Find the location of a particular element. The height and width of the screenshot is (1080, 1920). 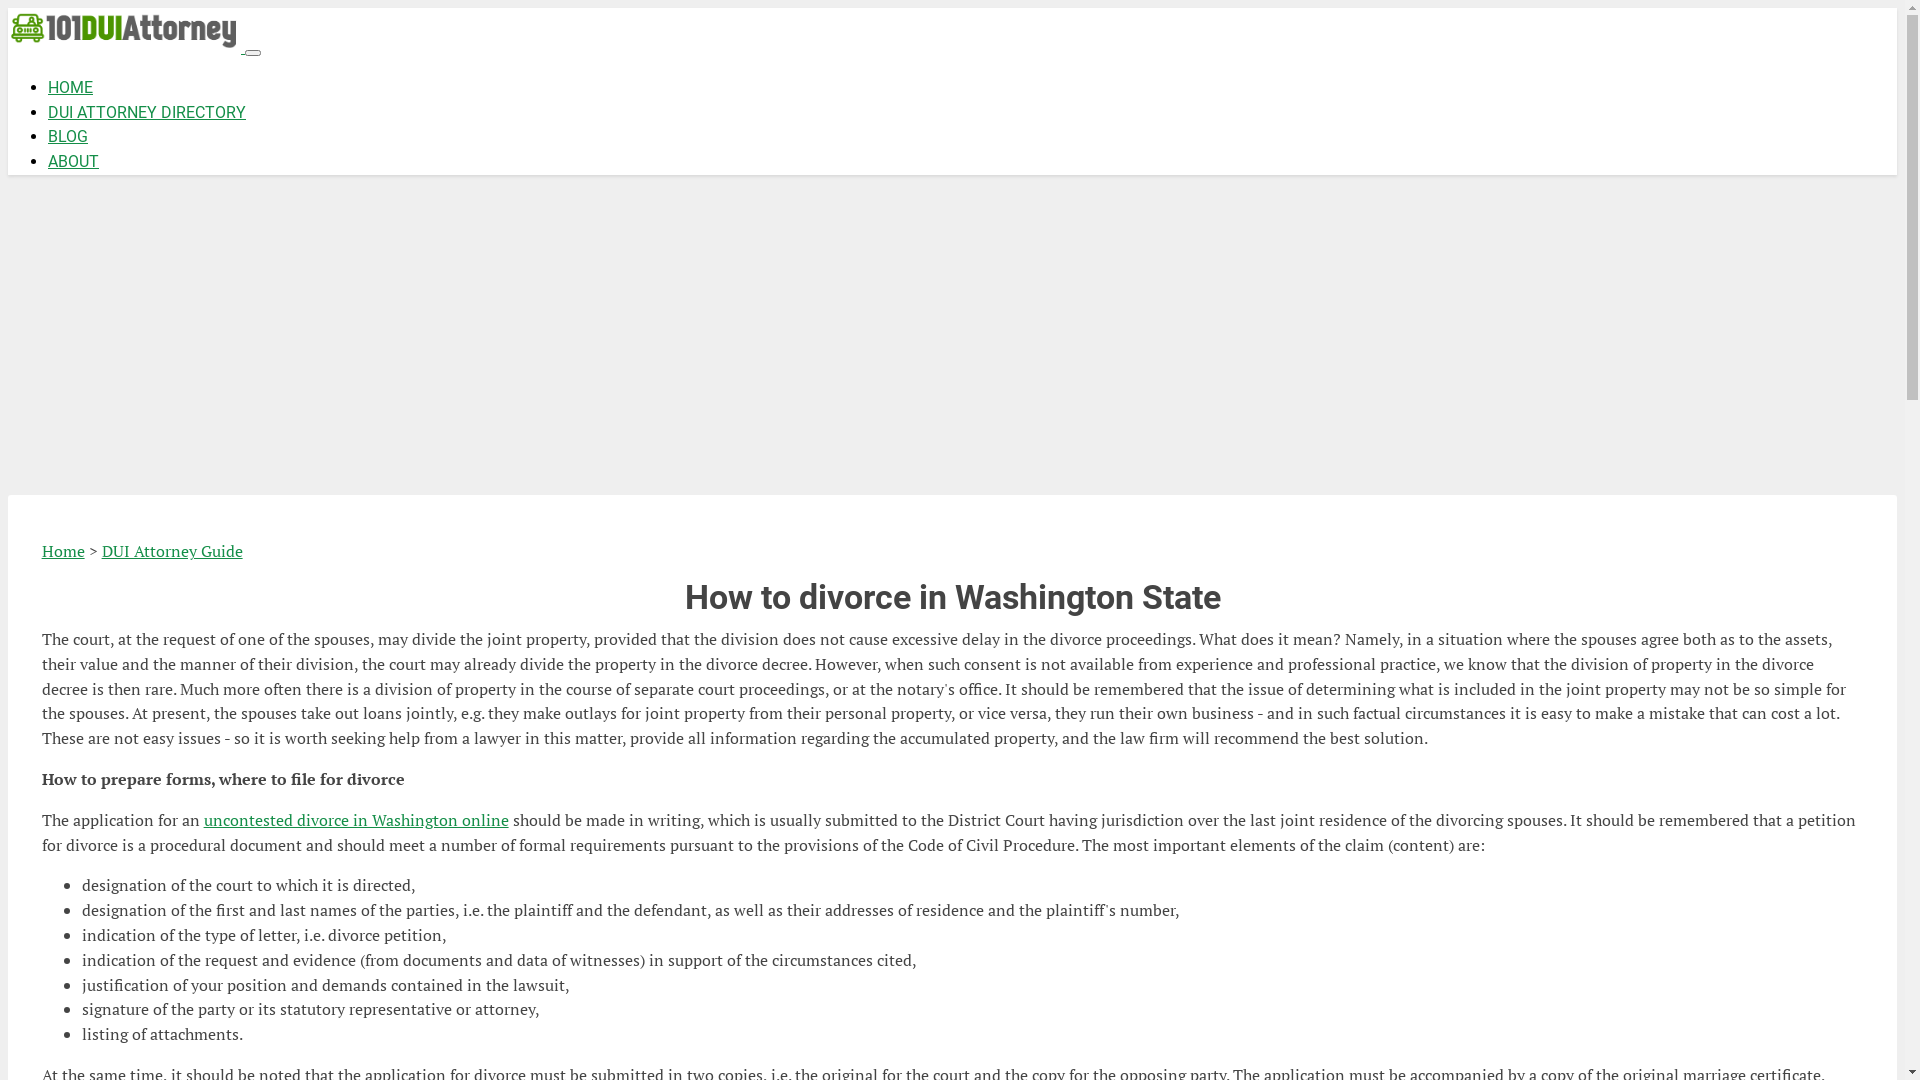

'HOME' is located at coordinates (48, 86).